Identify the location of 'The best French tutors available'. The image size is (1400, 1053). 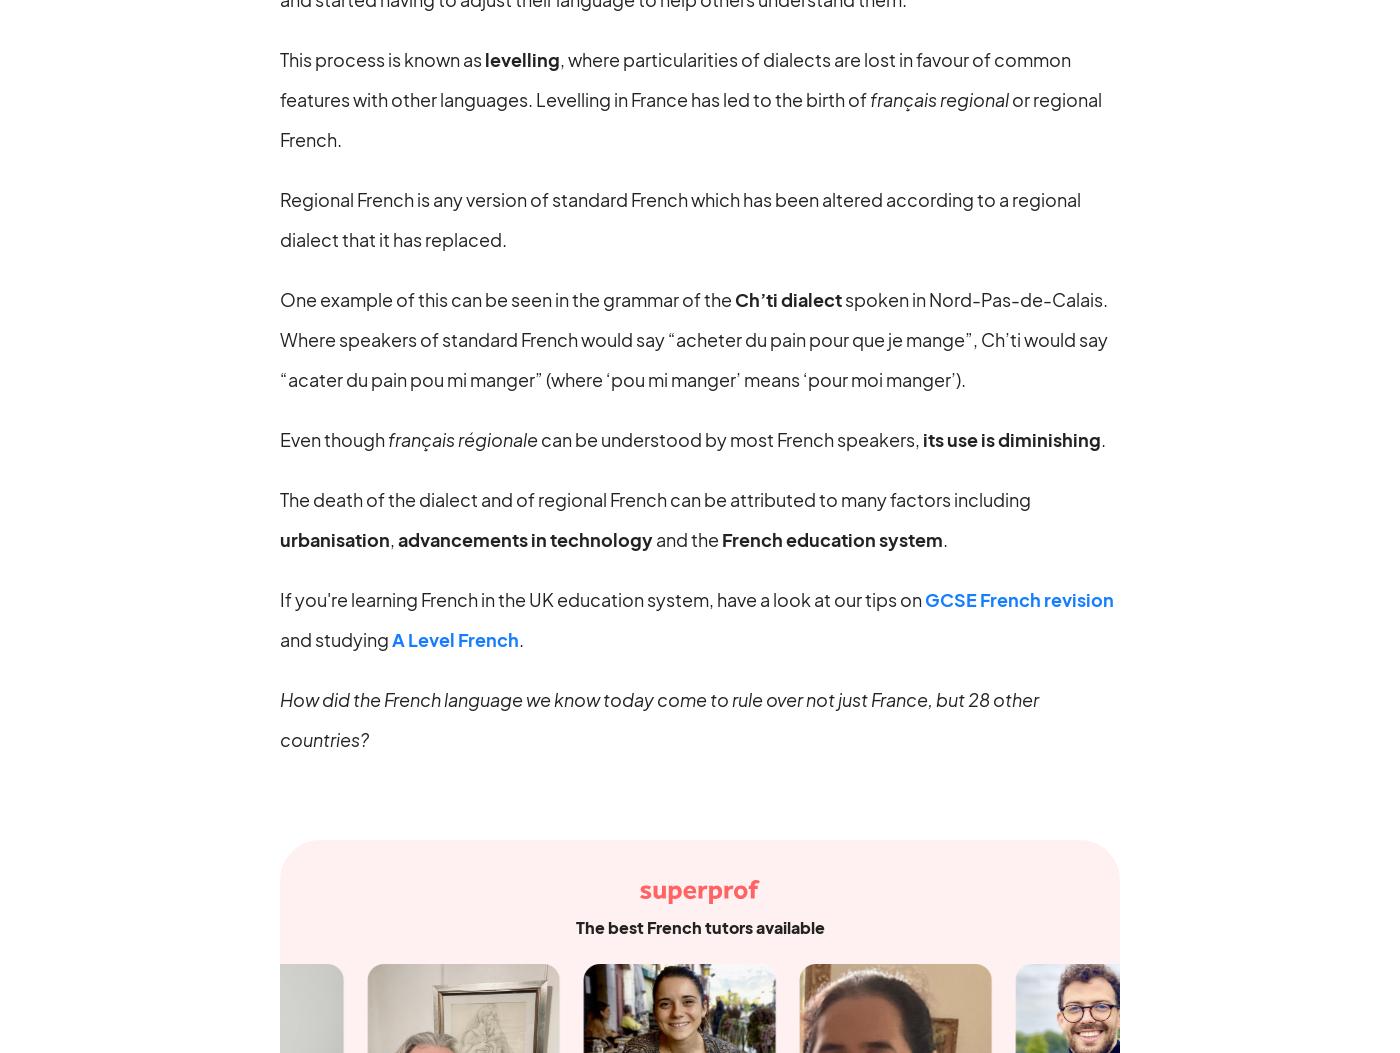
(699, 925).